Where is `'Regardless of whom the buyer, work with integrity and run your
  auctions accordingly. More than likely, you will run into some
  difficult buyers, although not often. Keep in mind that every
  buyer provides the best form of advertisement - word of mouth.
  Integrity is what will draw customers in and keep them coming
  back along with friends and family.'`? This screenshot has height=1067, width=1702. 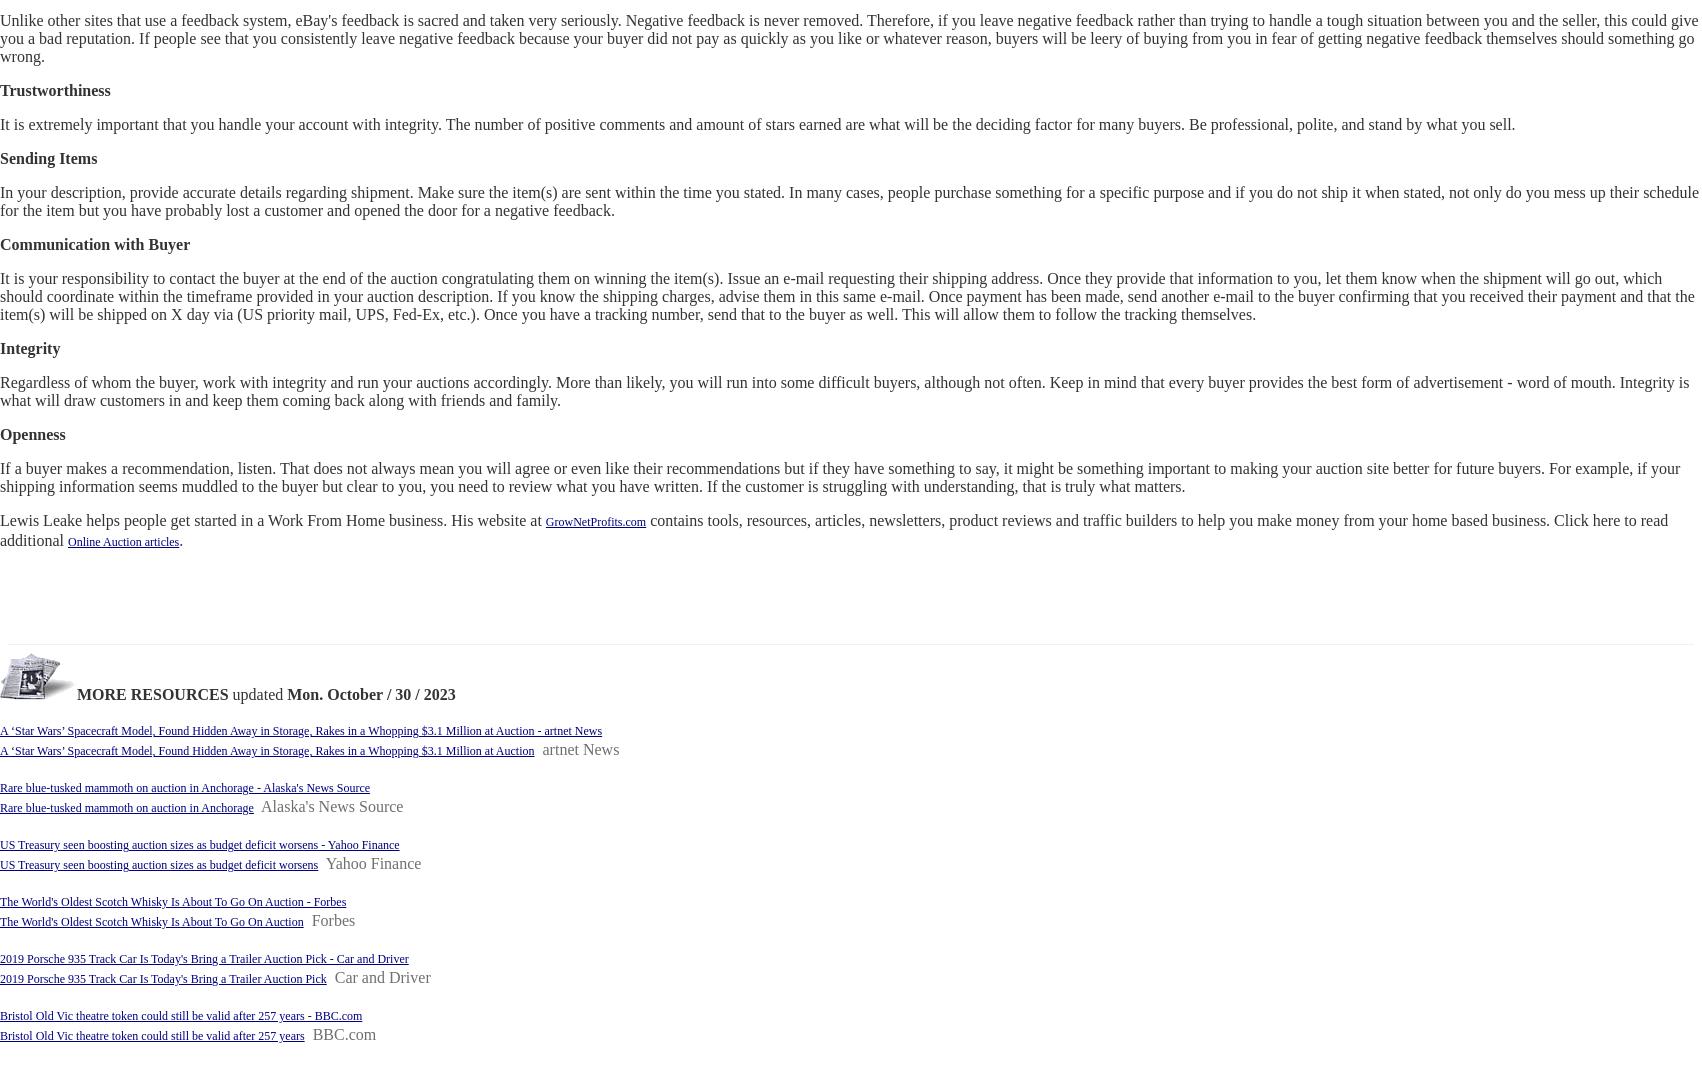 'Regardless of whom the buyer, work with integrity and run your
  auctions accordingly. More than likely, you will run into some
  difficult buyers, although not often. Keep in mind that every
  buyer provides the best form of advertisement - word of mouth.
  Integrity is what will draw customers in and keep them coming
  back along with friends and family.' is located at coordinates (843, 390).